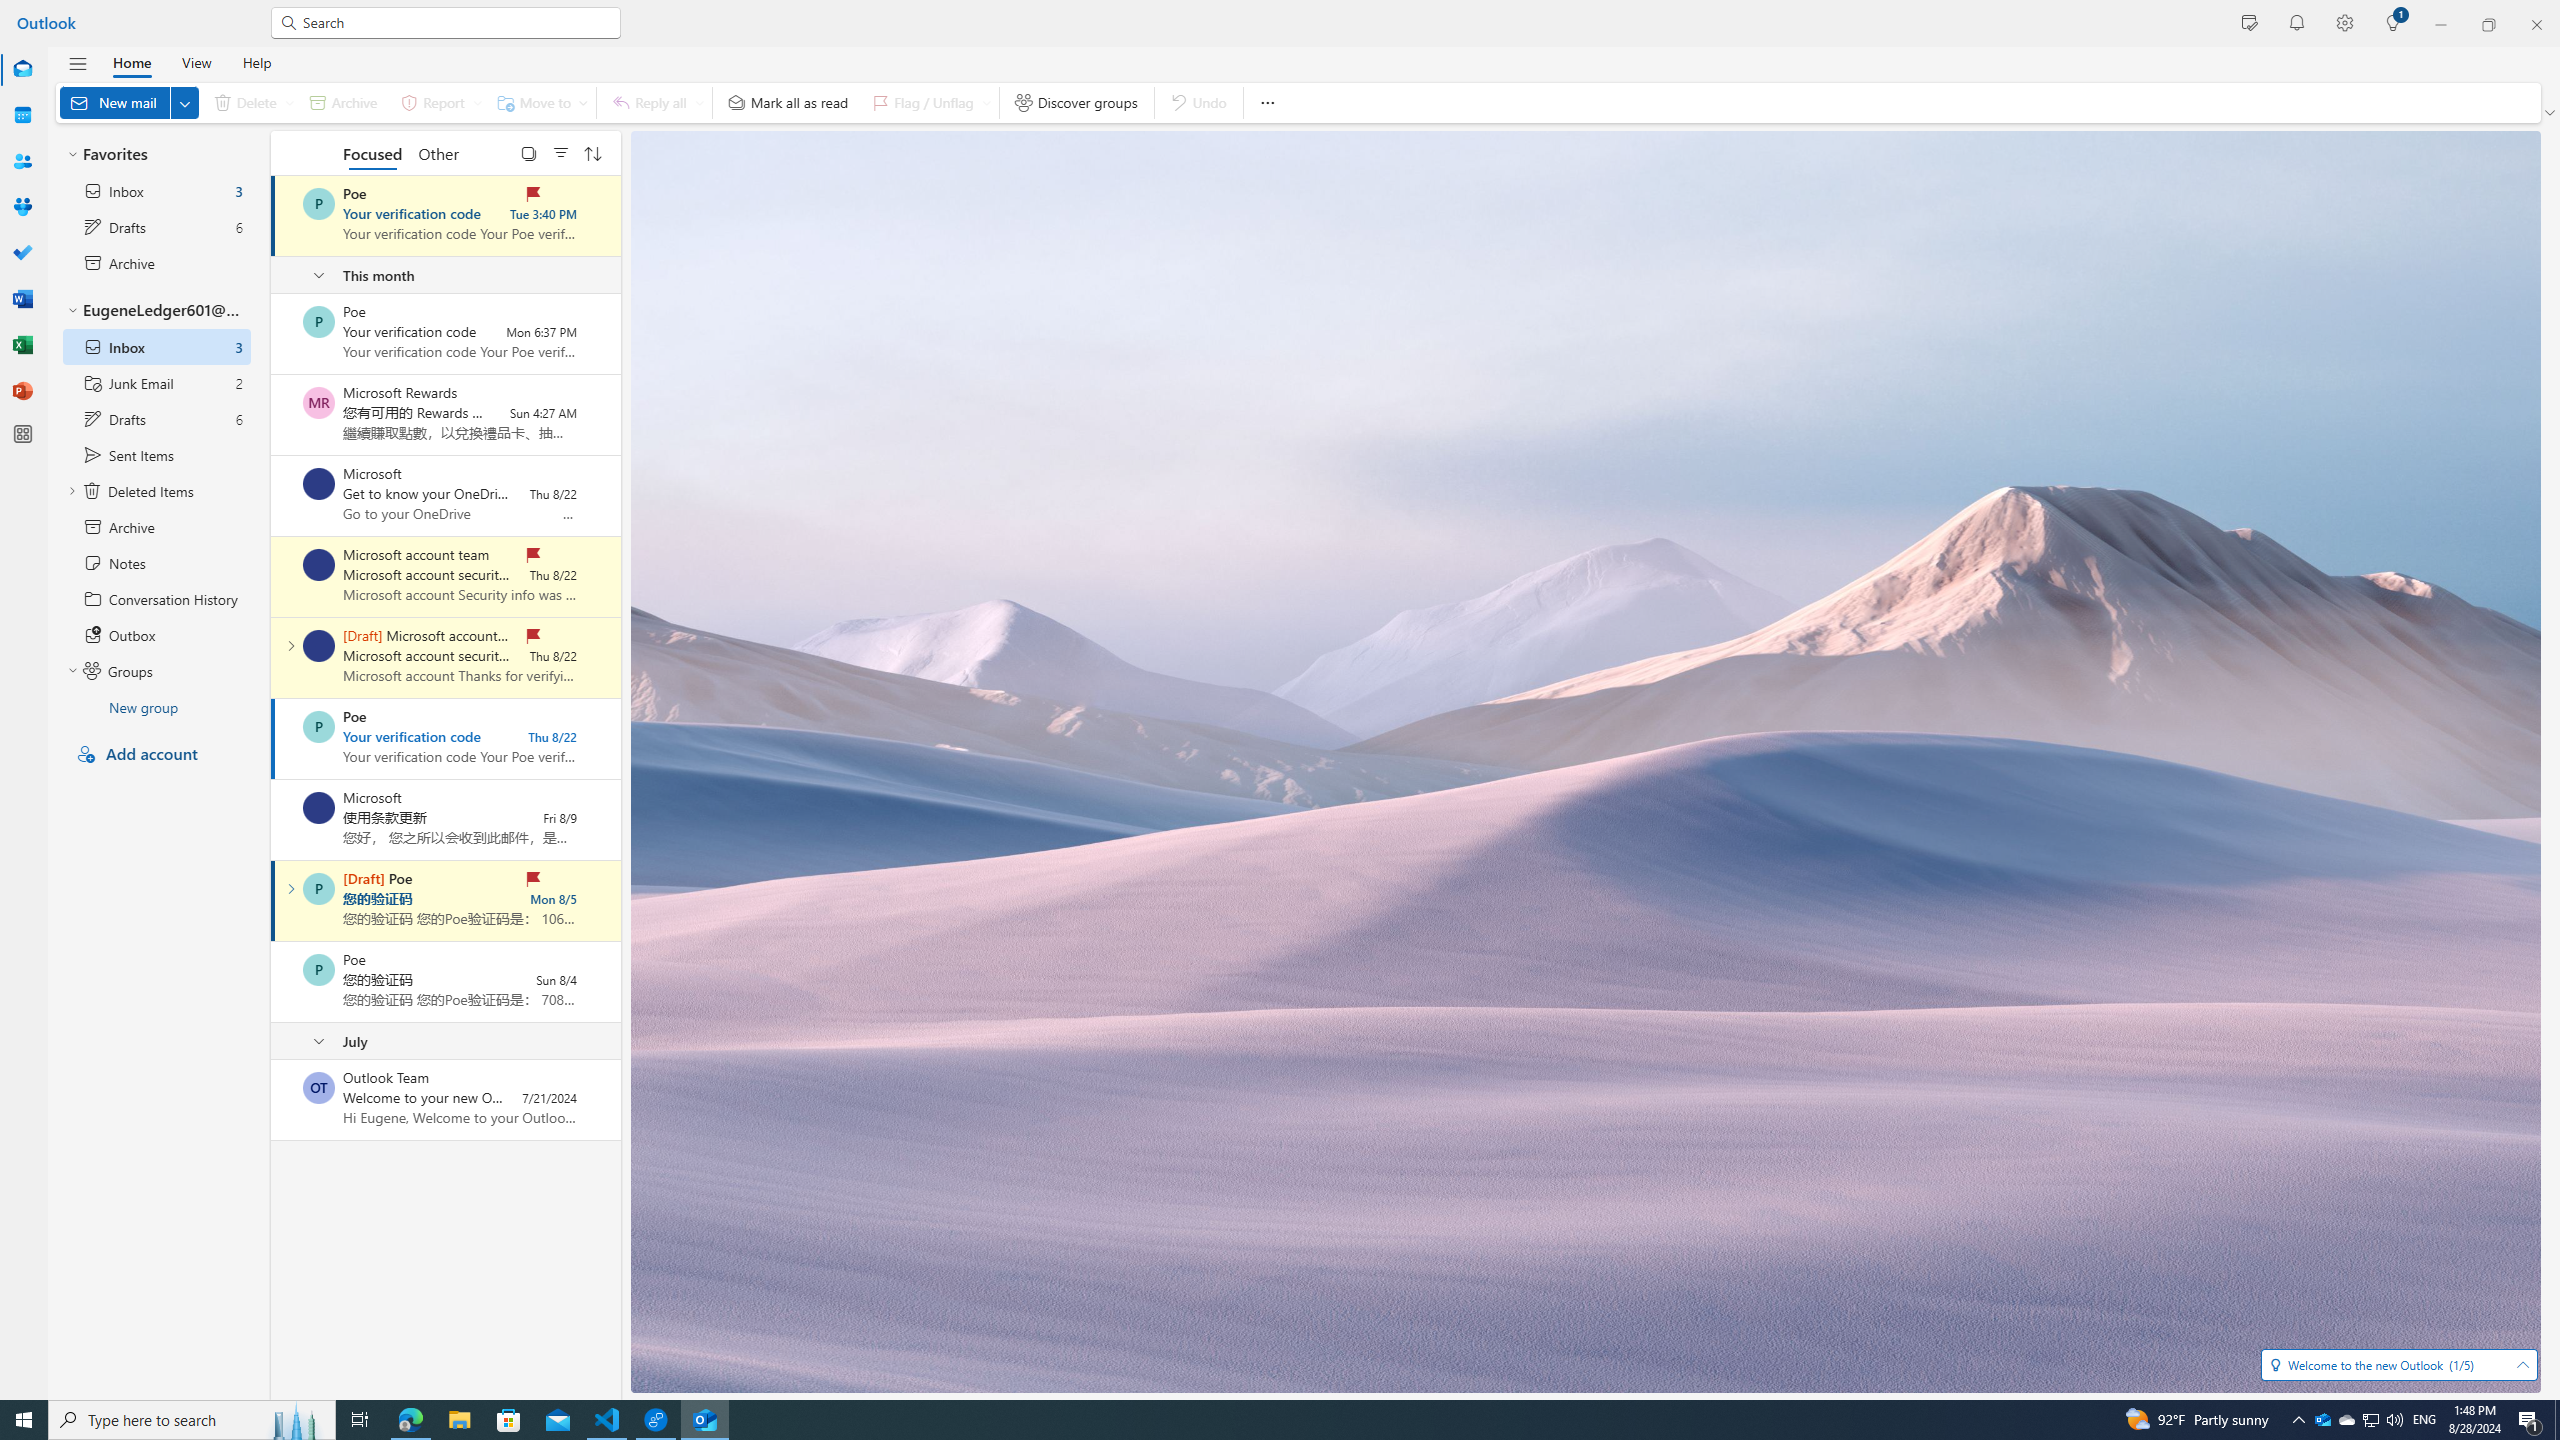 The image size is (2560, 1440). Describe the element at coordinates (591, 152) in the screenshot. I see `'Sorted: By Date'` at that location.